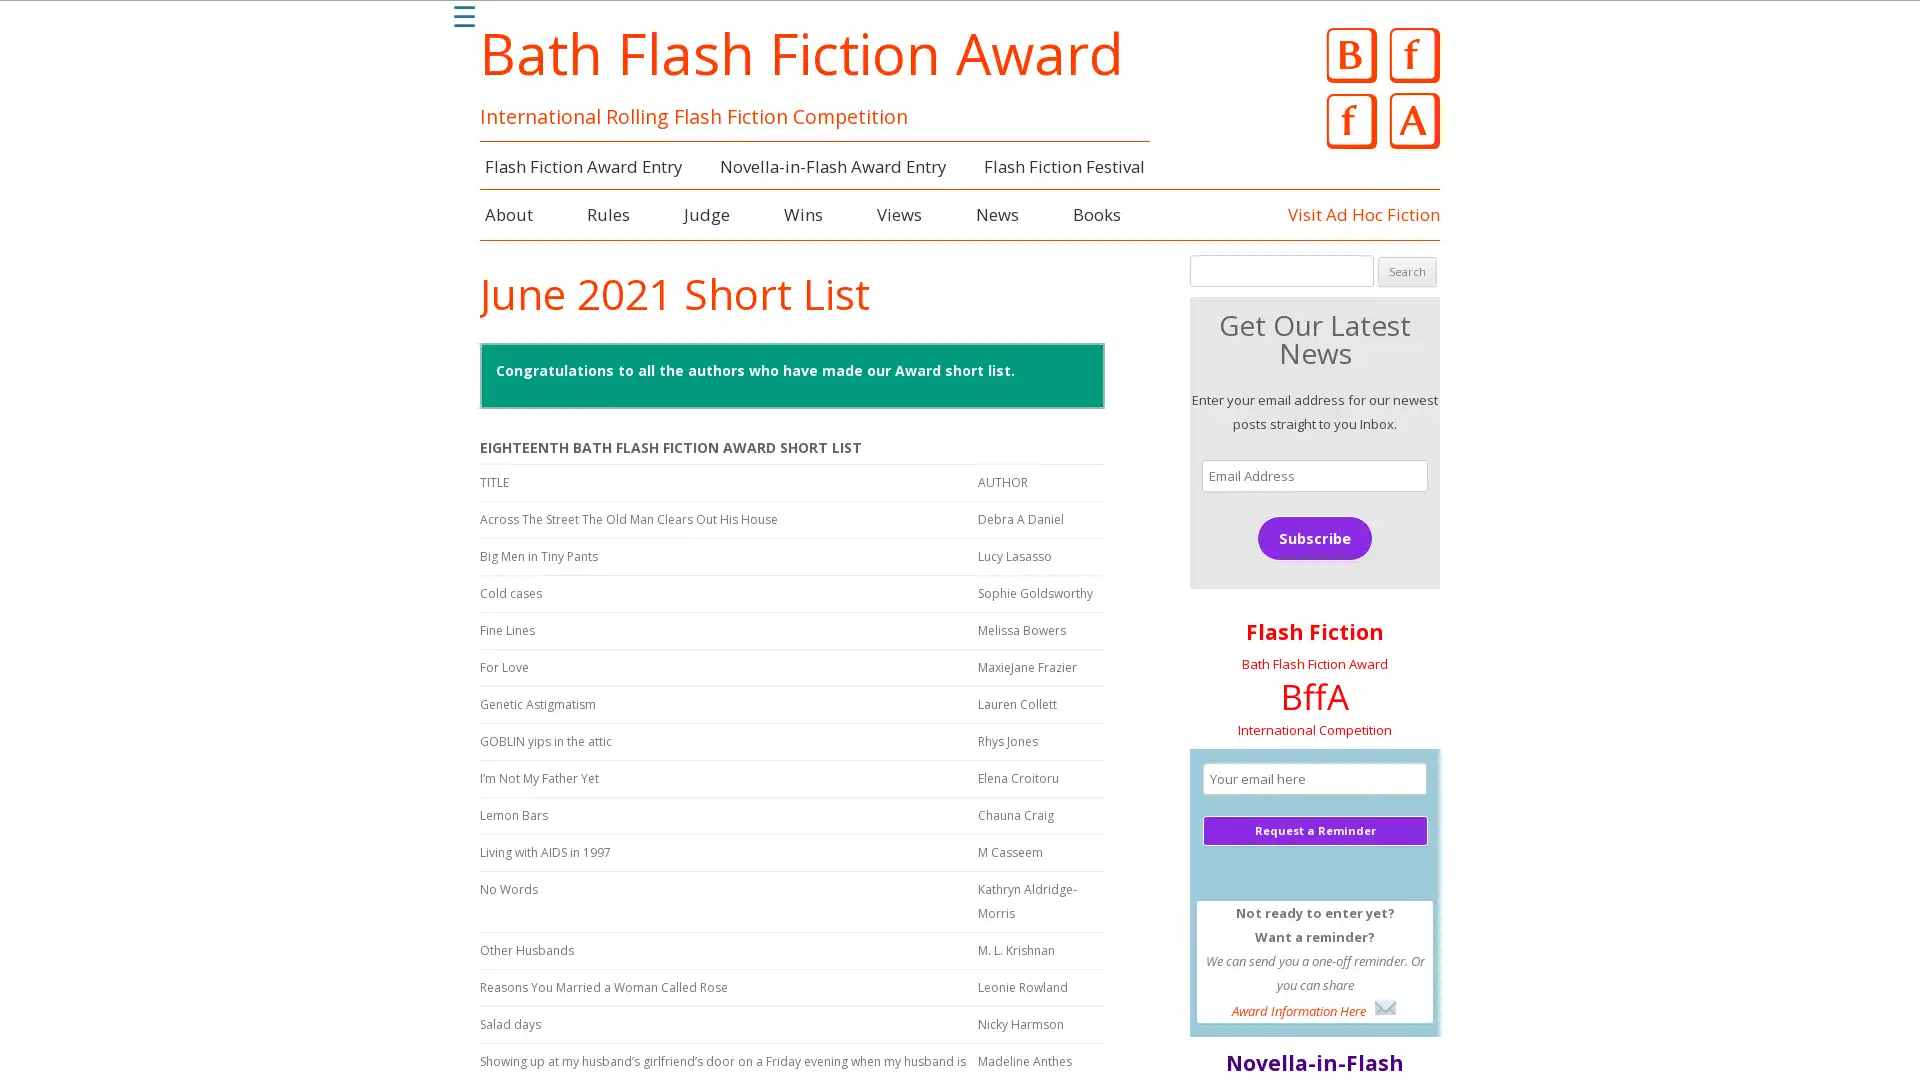  What do you see at coordinates (1314, 829) in the screenshot?
I see `Request a Reminder` at bounding box center [1314, 829].